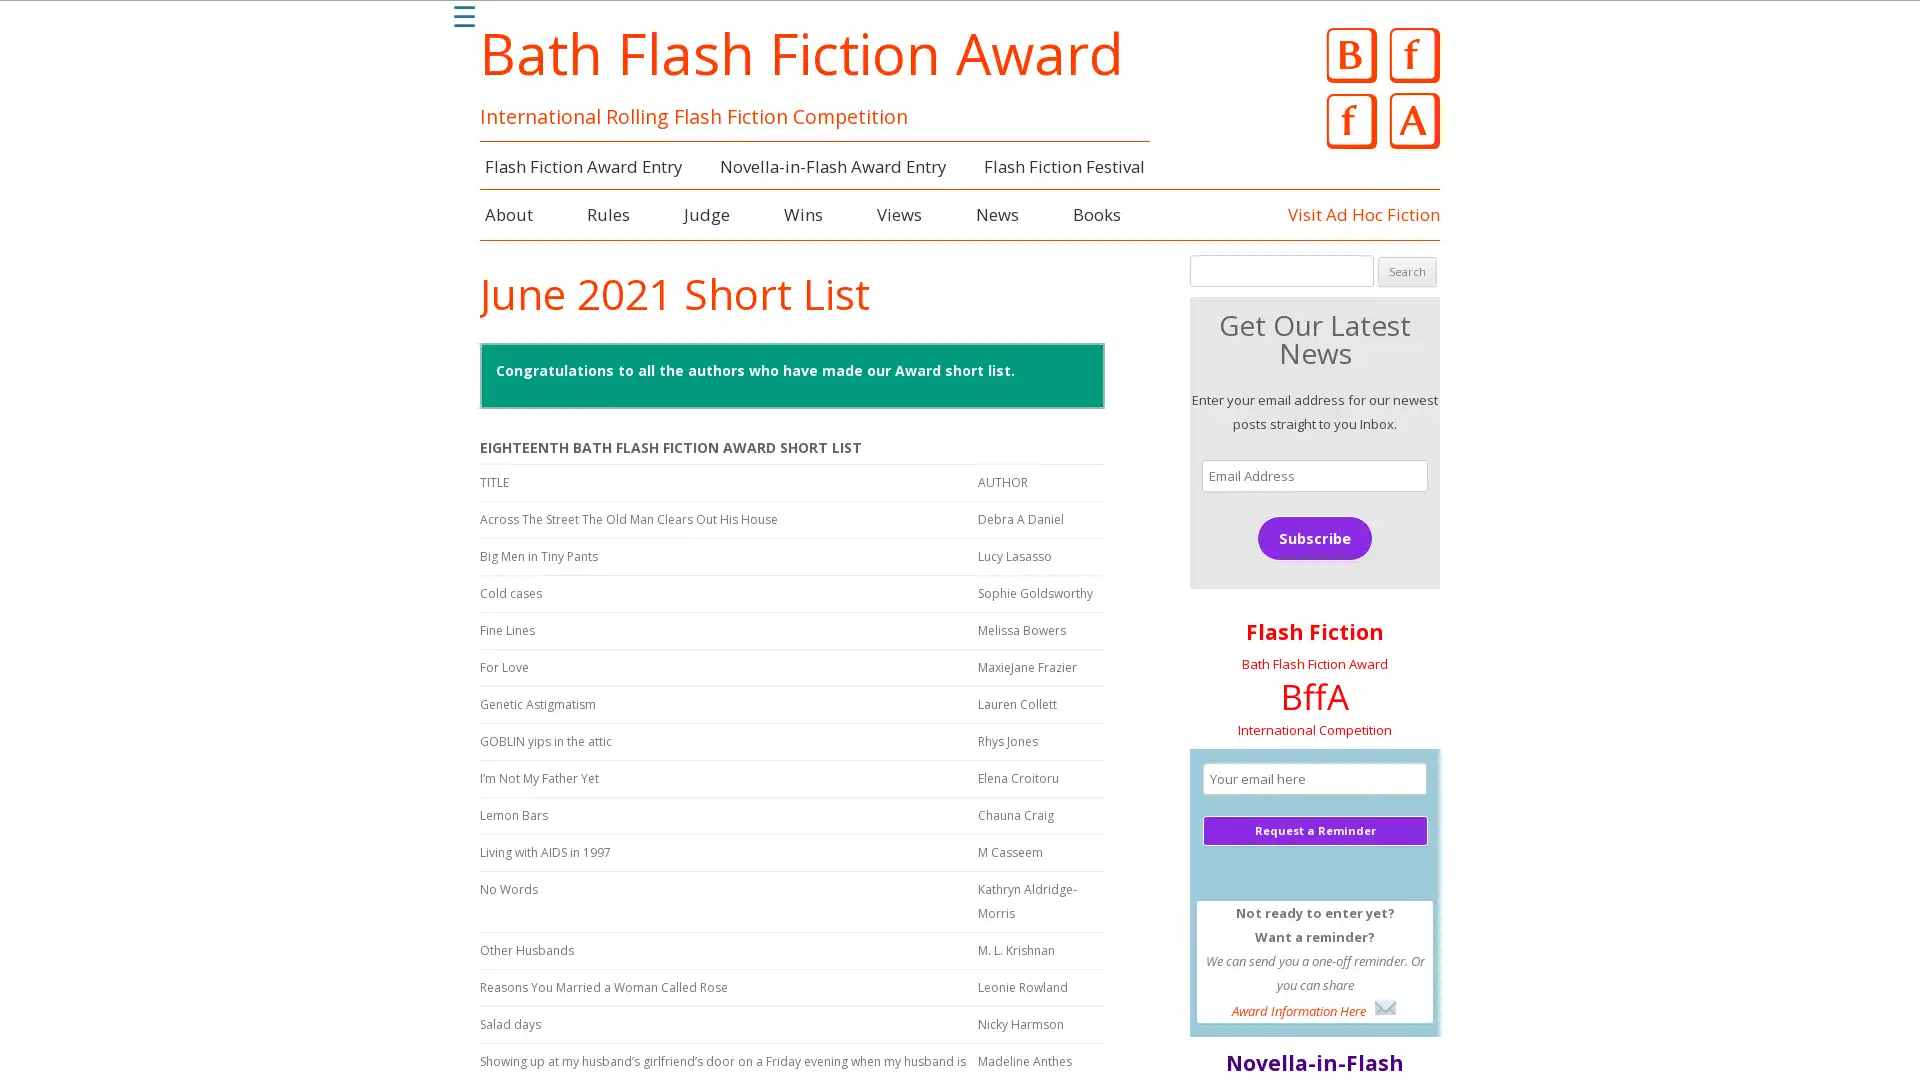  What do you see at coordinates (1314, 829) in the screenshot?
I see `Request a Reminder` at bounding box center [1314, 829].